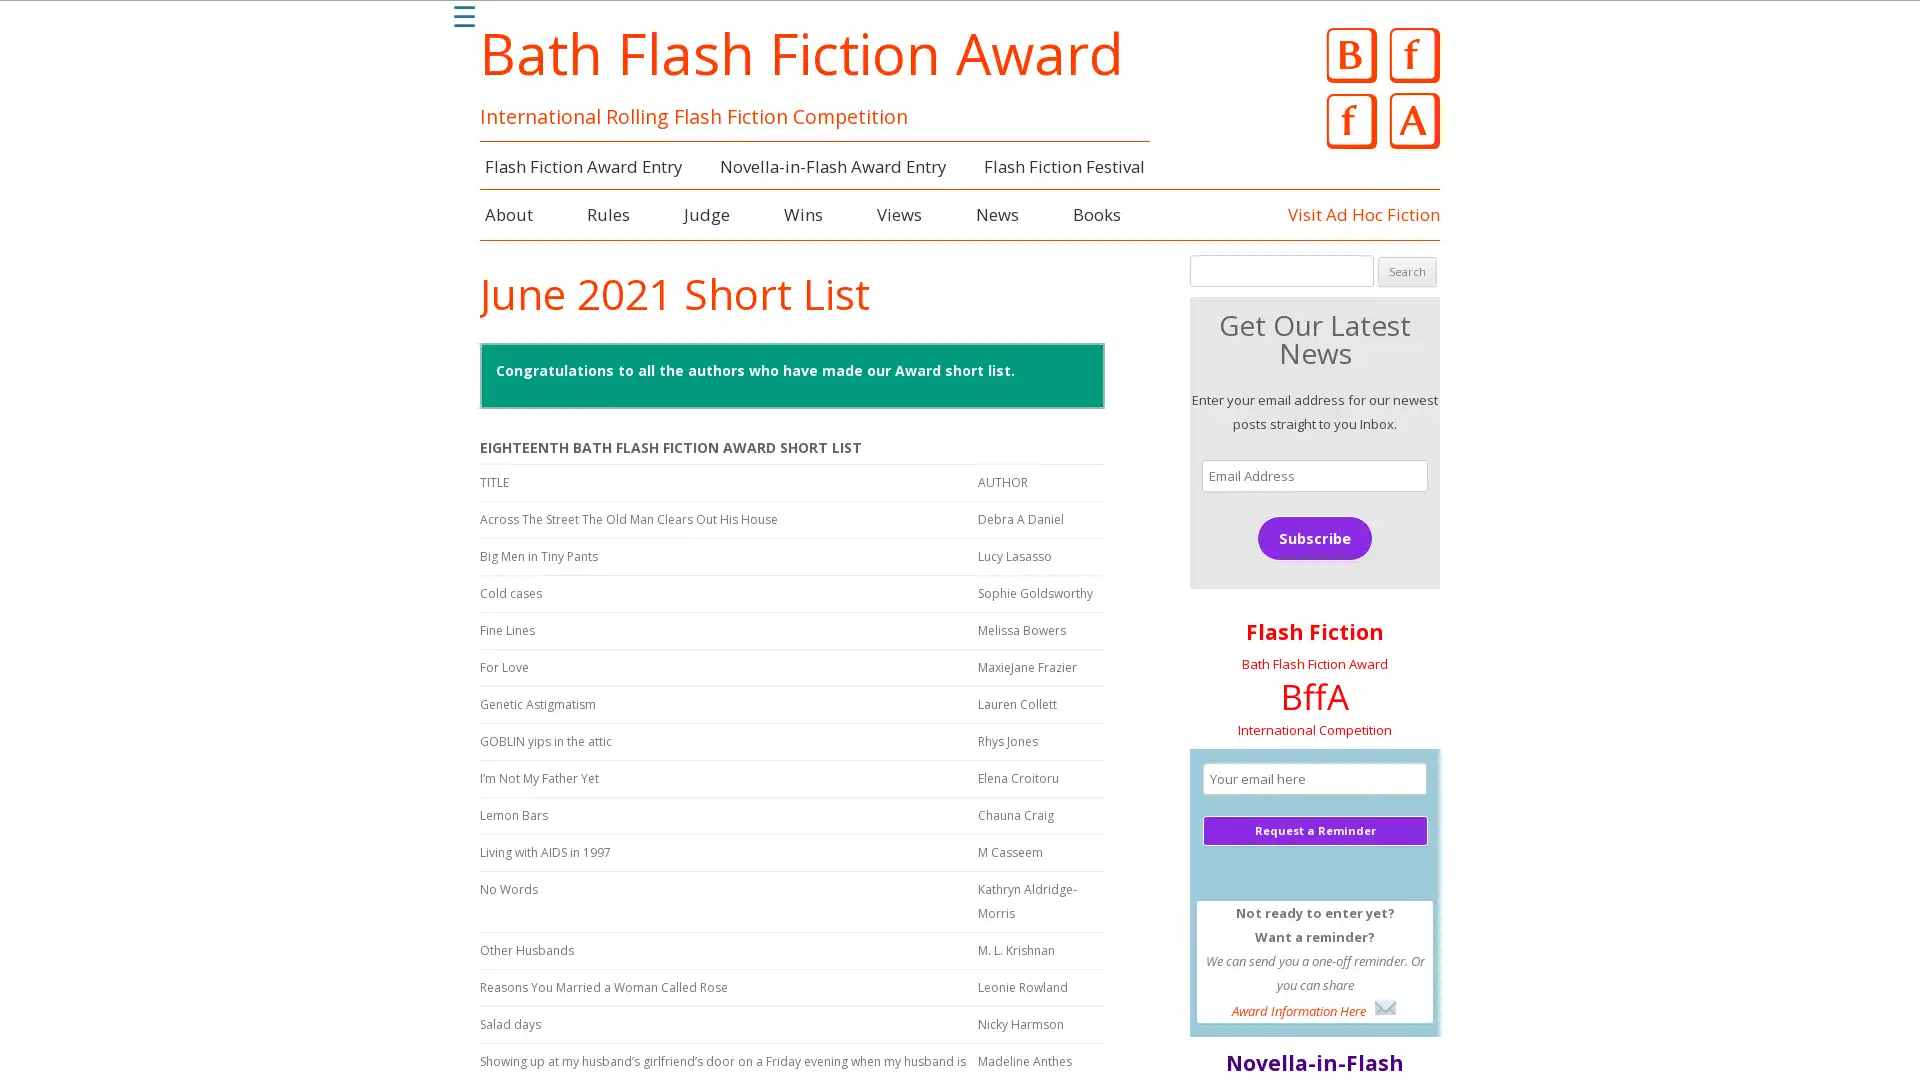  What do you see at coordinates (1314, 829) in the screenshot?
I see `Request a Reminder` at bounding box center [1314, 829].